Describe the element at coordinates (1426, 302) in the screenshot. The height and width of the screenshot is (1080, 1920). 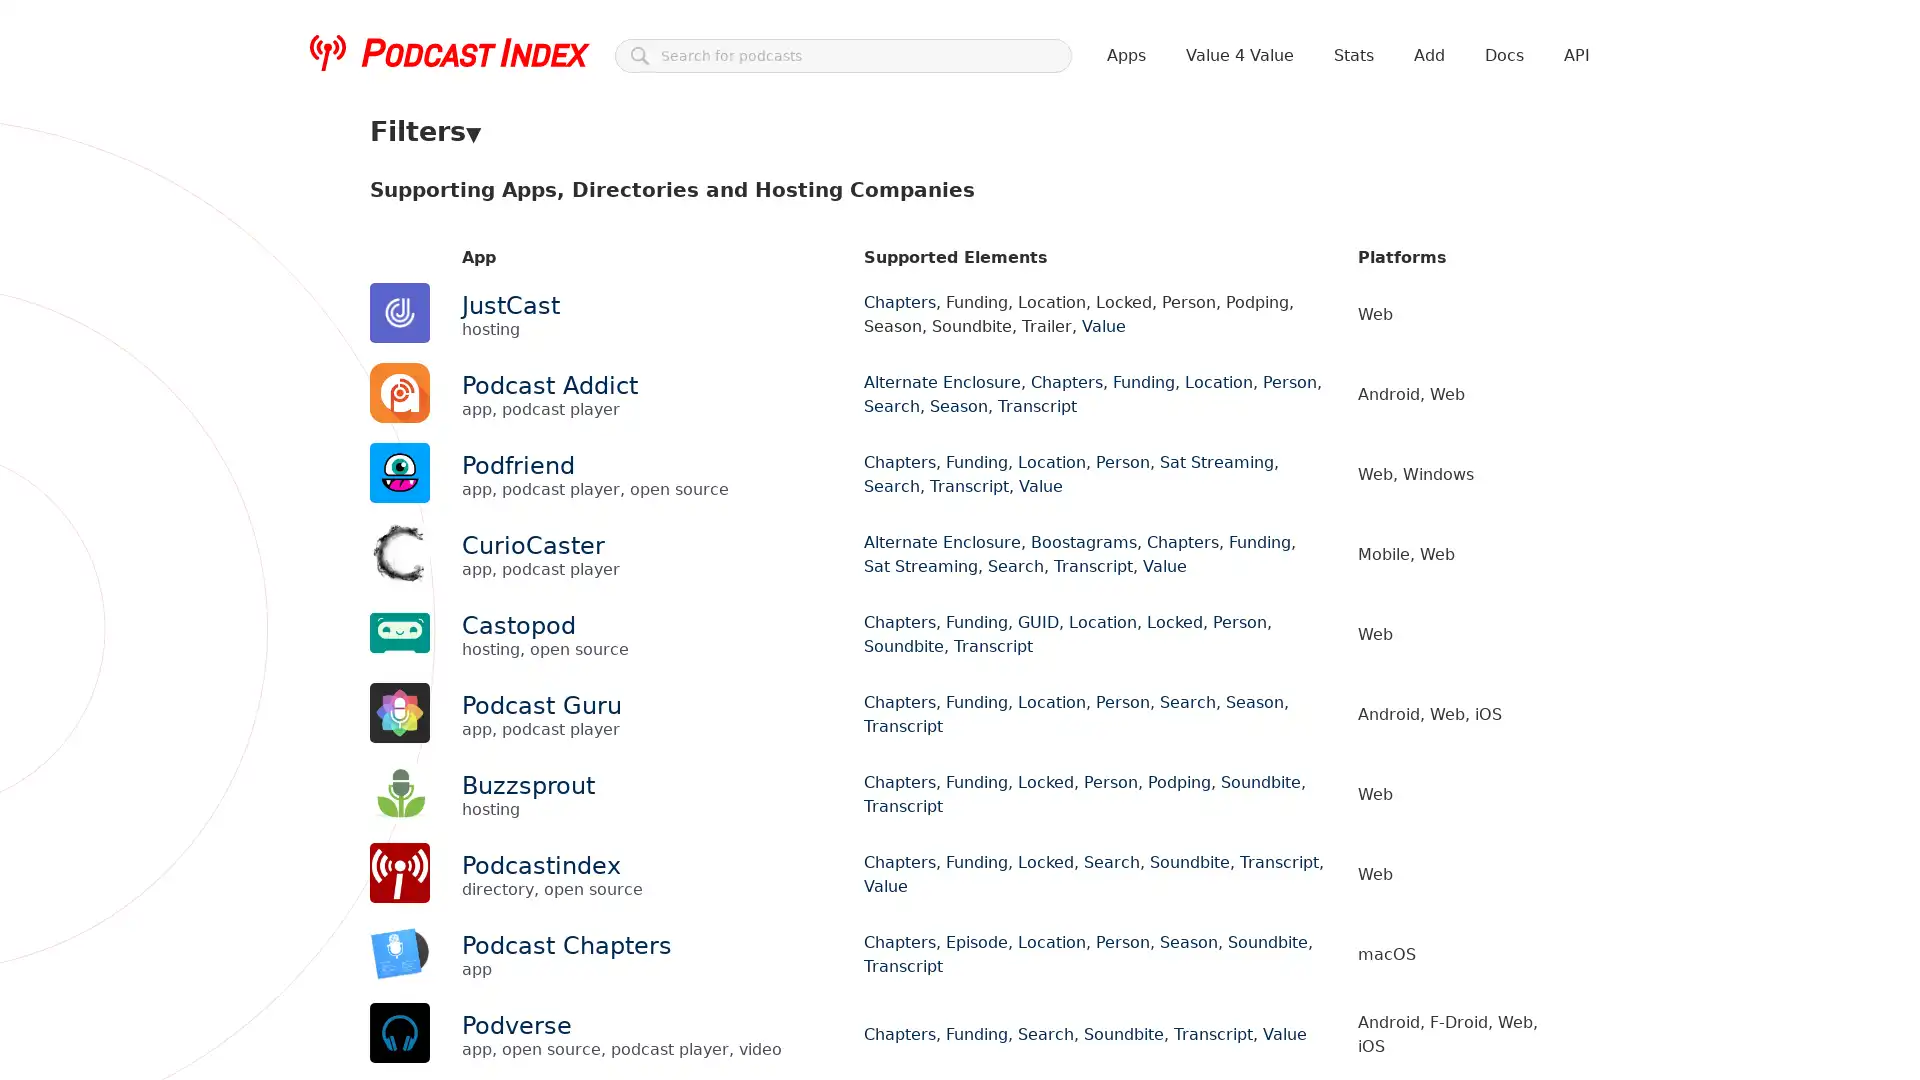
I see `Sat Streaming` at that location.